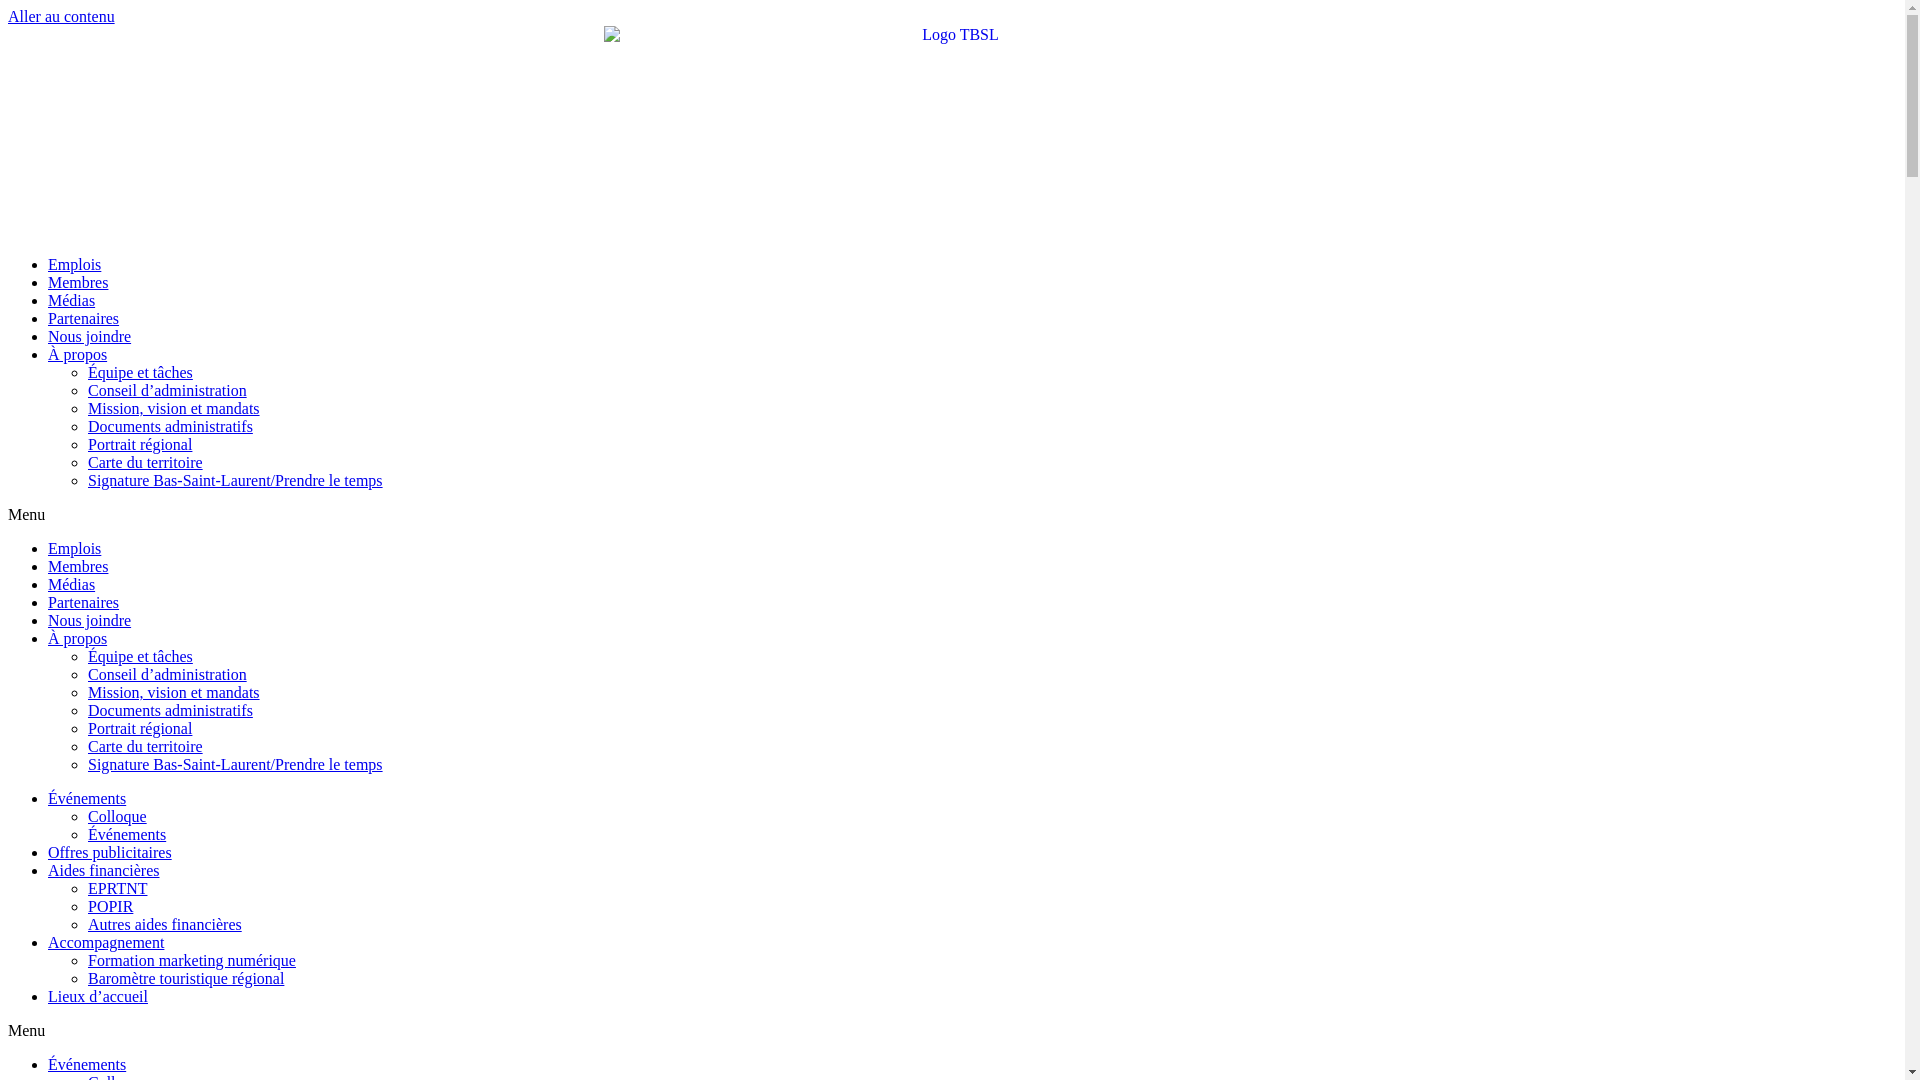 The image size is (1920, 1080). I want to click on 'Aller au contenu', so click(61, 16).